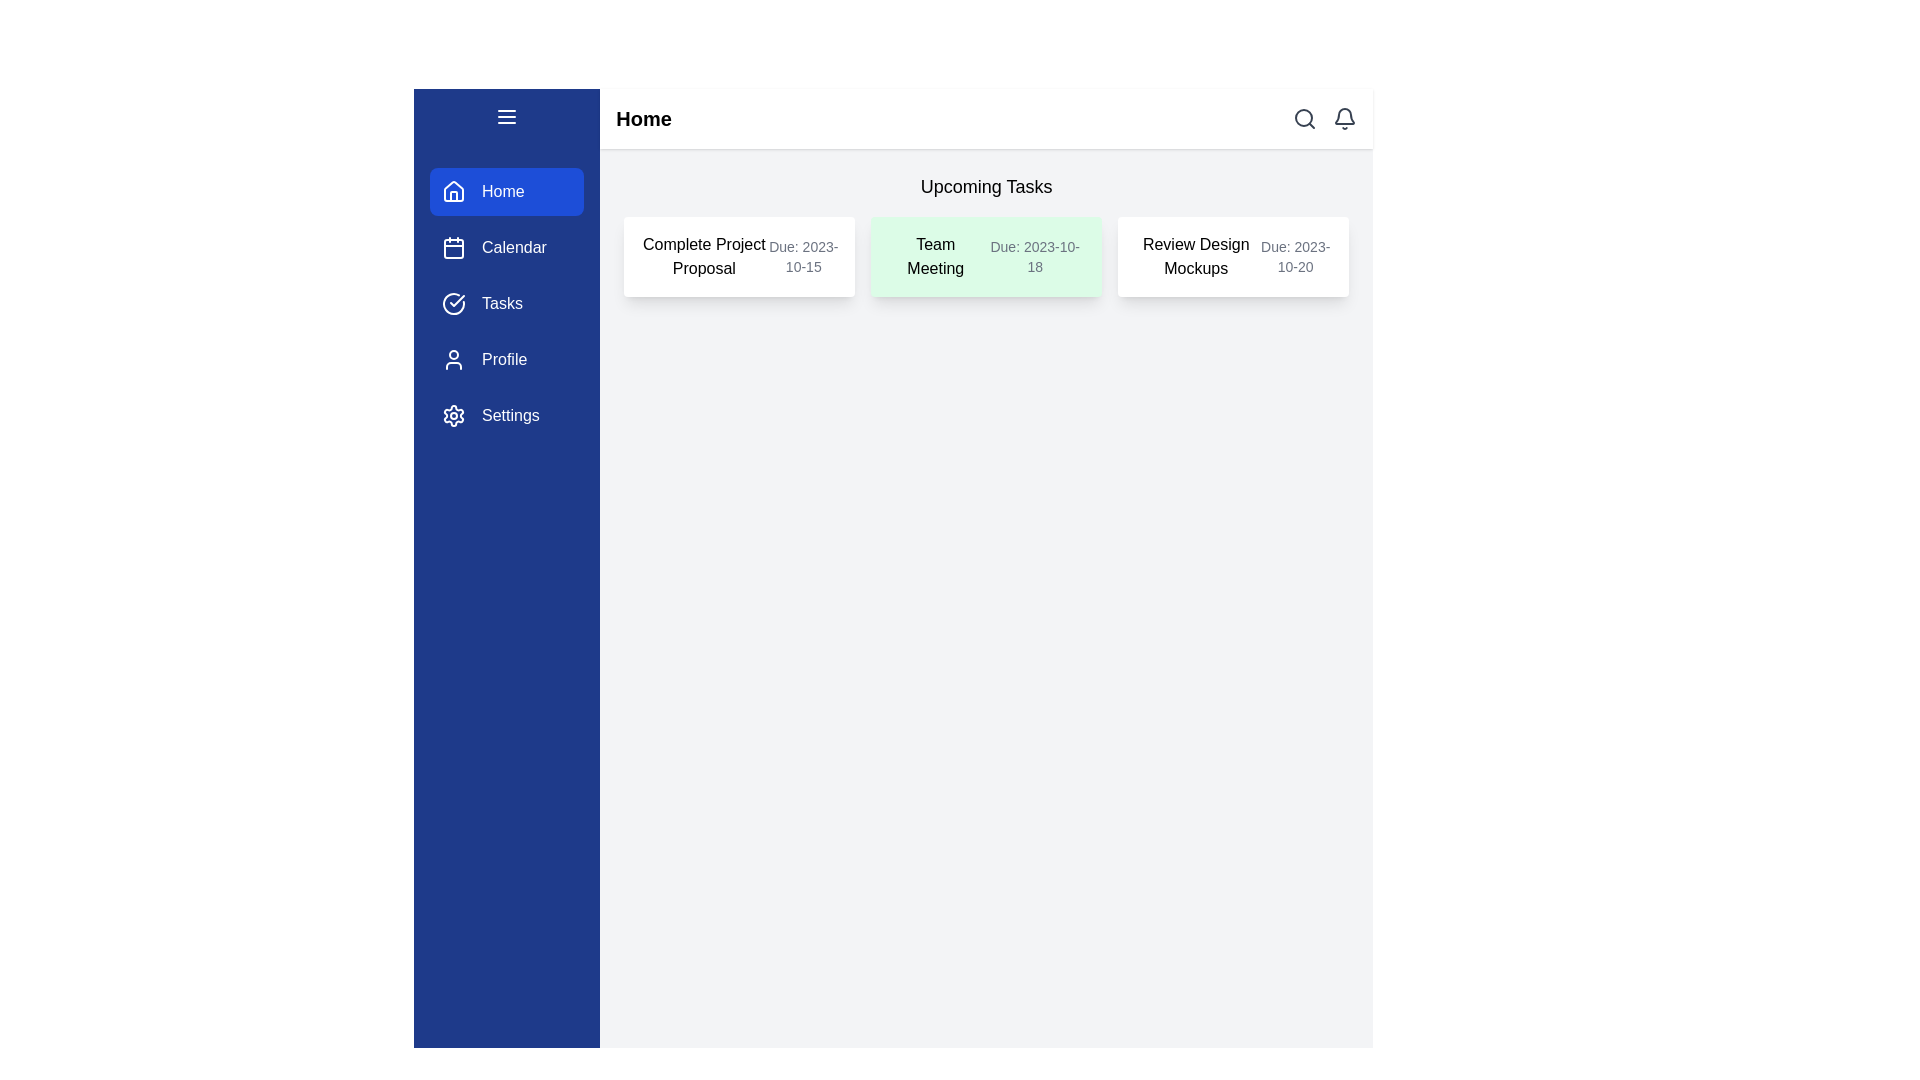 The height and width of the screenshot is (1080, 1920). Describe the element at coordinates (514, 246) in the screenshot. I see `the 'Calendar' text label in the left vertical navigation bar, which is styled with a white font on a blue rectangular background and is the second entry below 'Home'` at that location.